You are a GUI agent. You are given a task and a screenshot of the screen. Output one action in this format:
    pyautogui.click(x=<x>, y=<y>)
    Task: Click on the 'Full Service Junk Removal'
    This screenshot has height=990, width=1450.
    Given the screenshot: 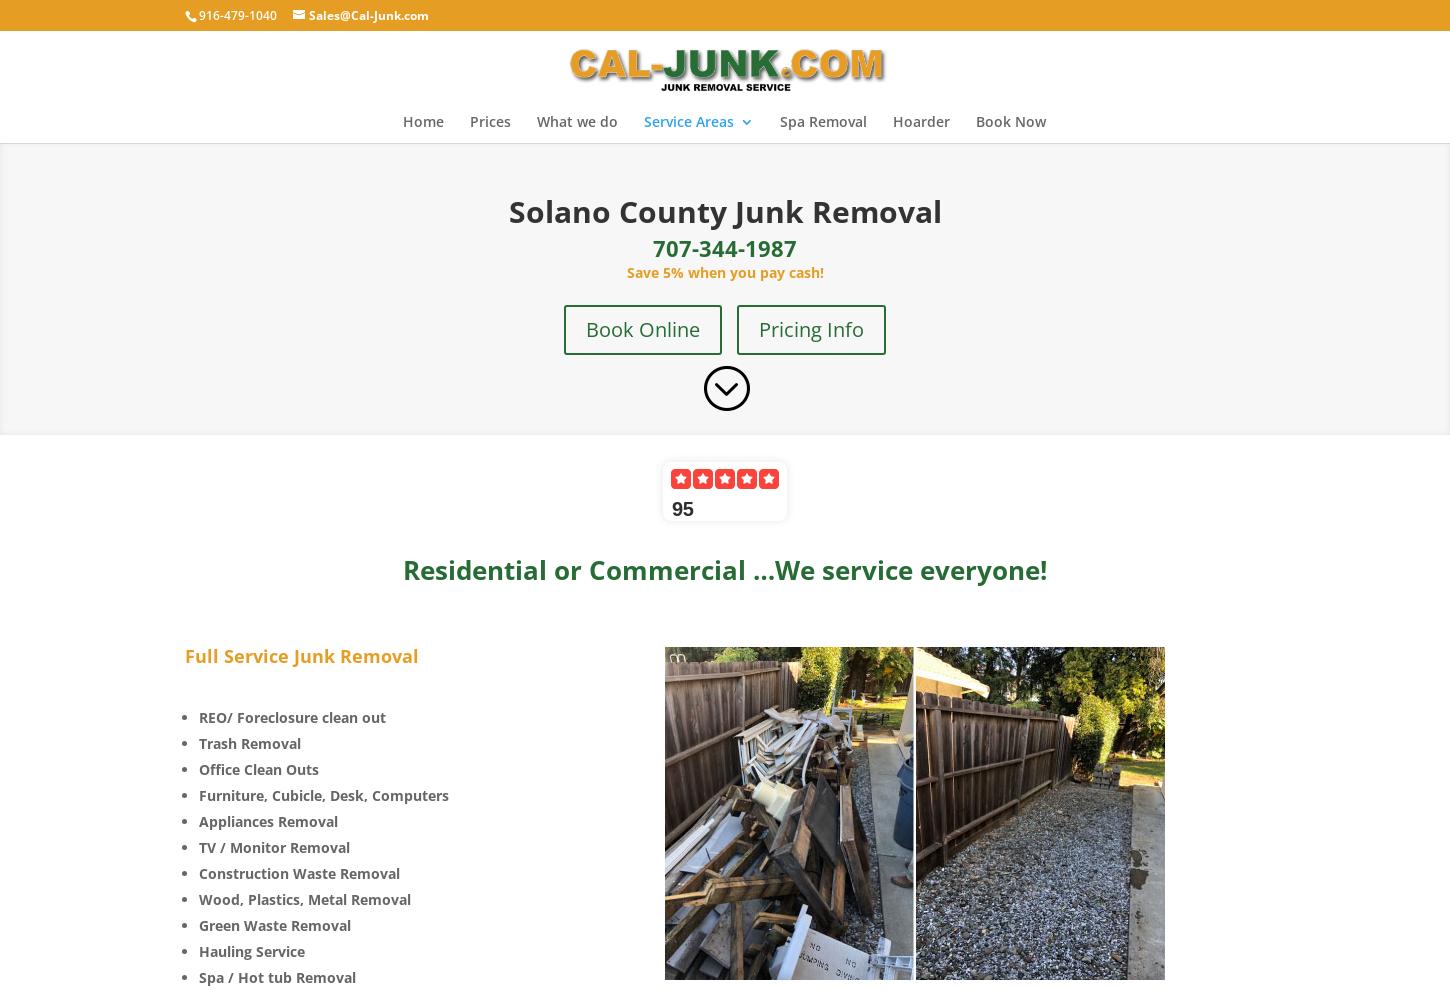 What is the action you would take?
    pyautogui.click(x=302, y=655)
    